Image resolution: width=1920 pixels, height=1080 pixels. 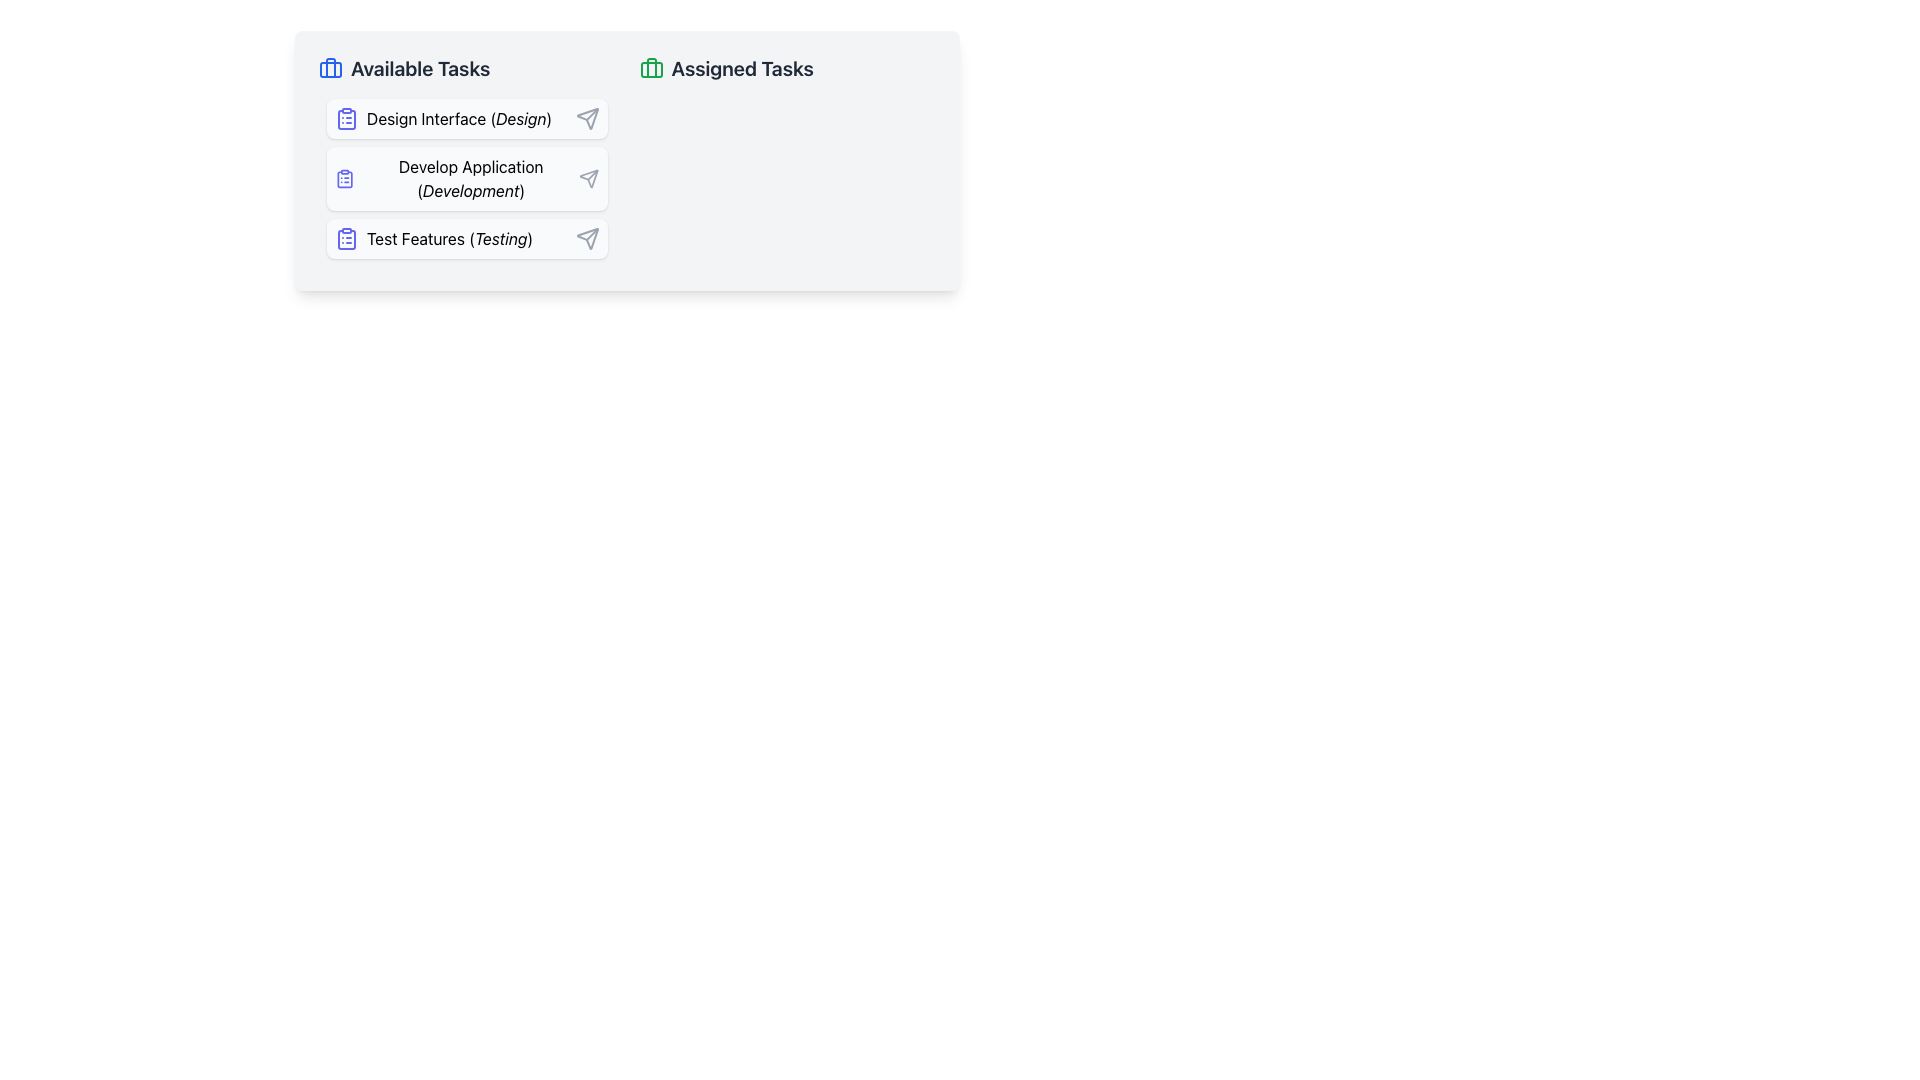 What do you see at coordinates (449, 238) in the screenshot?
I see `the 'Test Features (Testing)' text label in the 'Available Tasks' section` at bounding box center [449, 238].